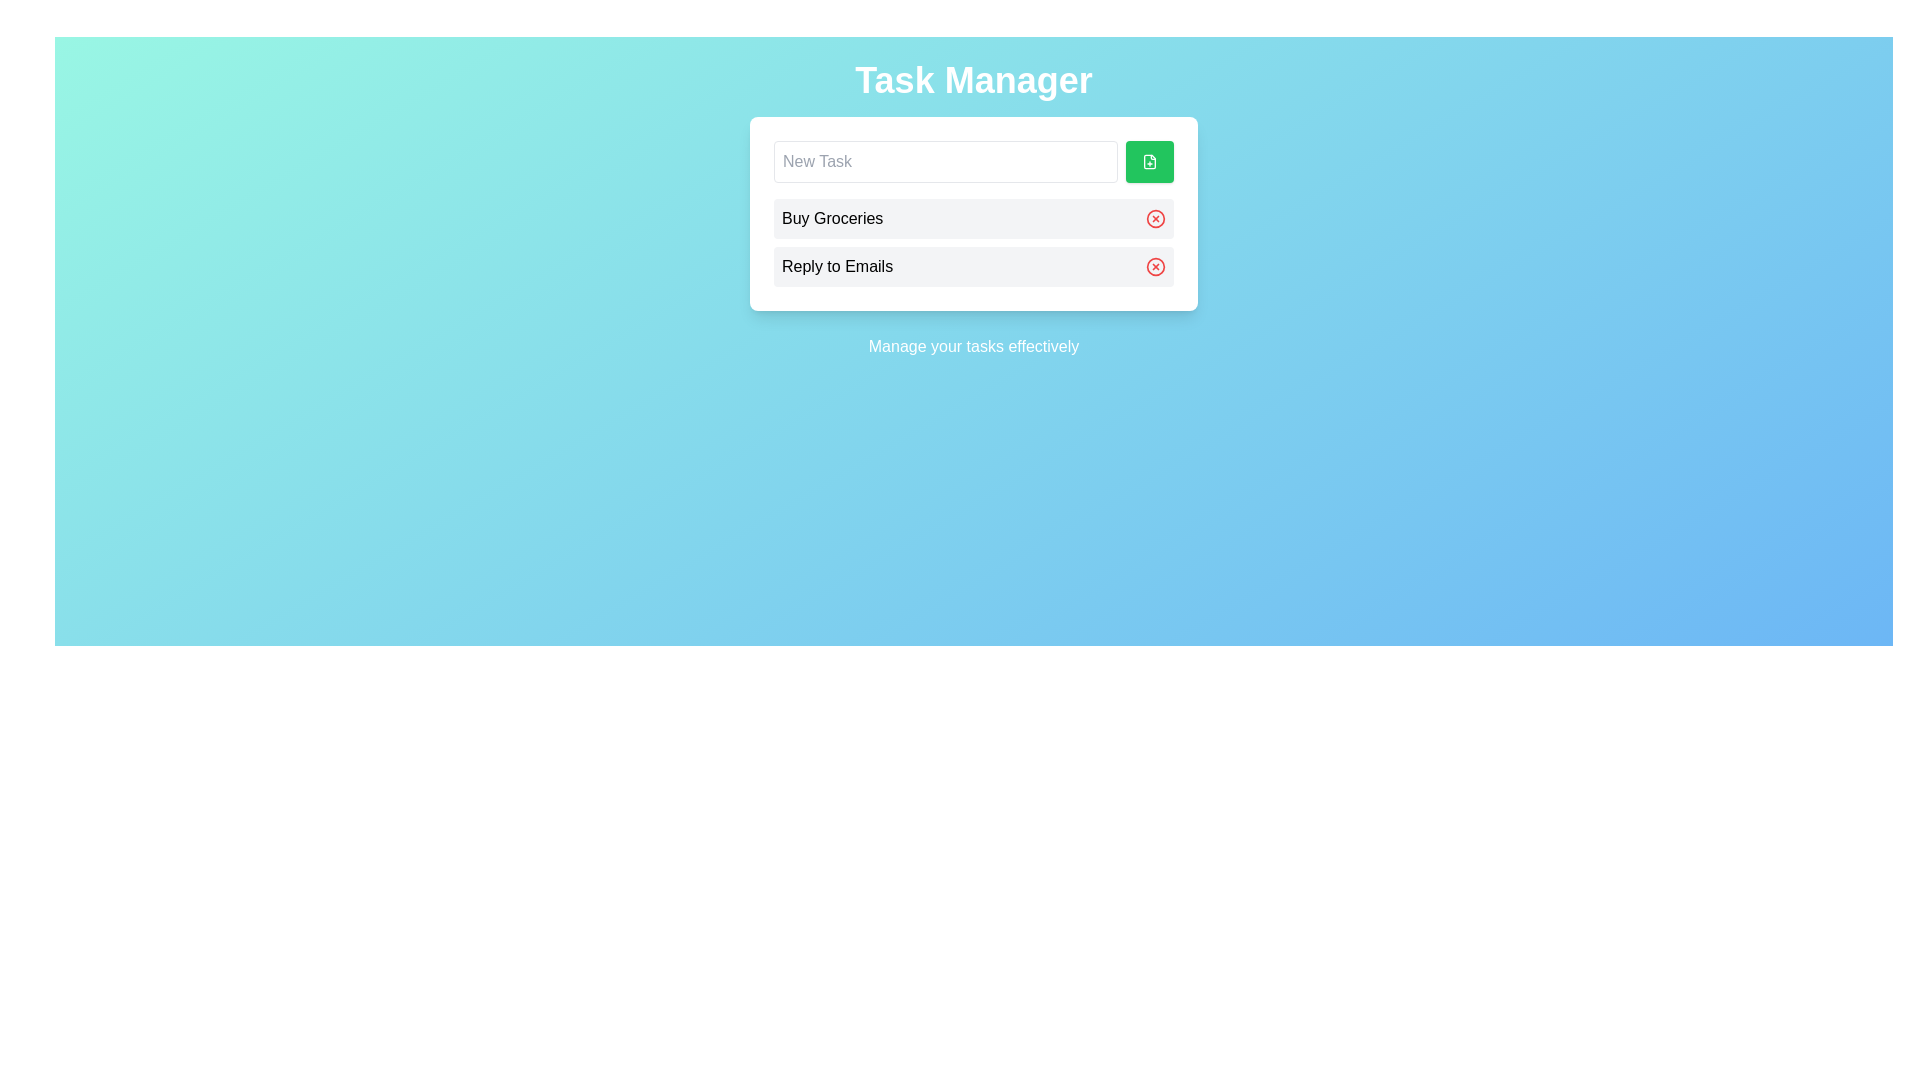 The width and height of the screenshot is (1920, 1080). What do you see at coordinates (832, 219) in the screenshot?
I see `the title text of the task displayed at the top of the task list` at bounding box center [832, 219].